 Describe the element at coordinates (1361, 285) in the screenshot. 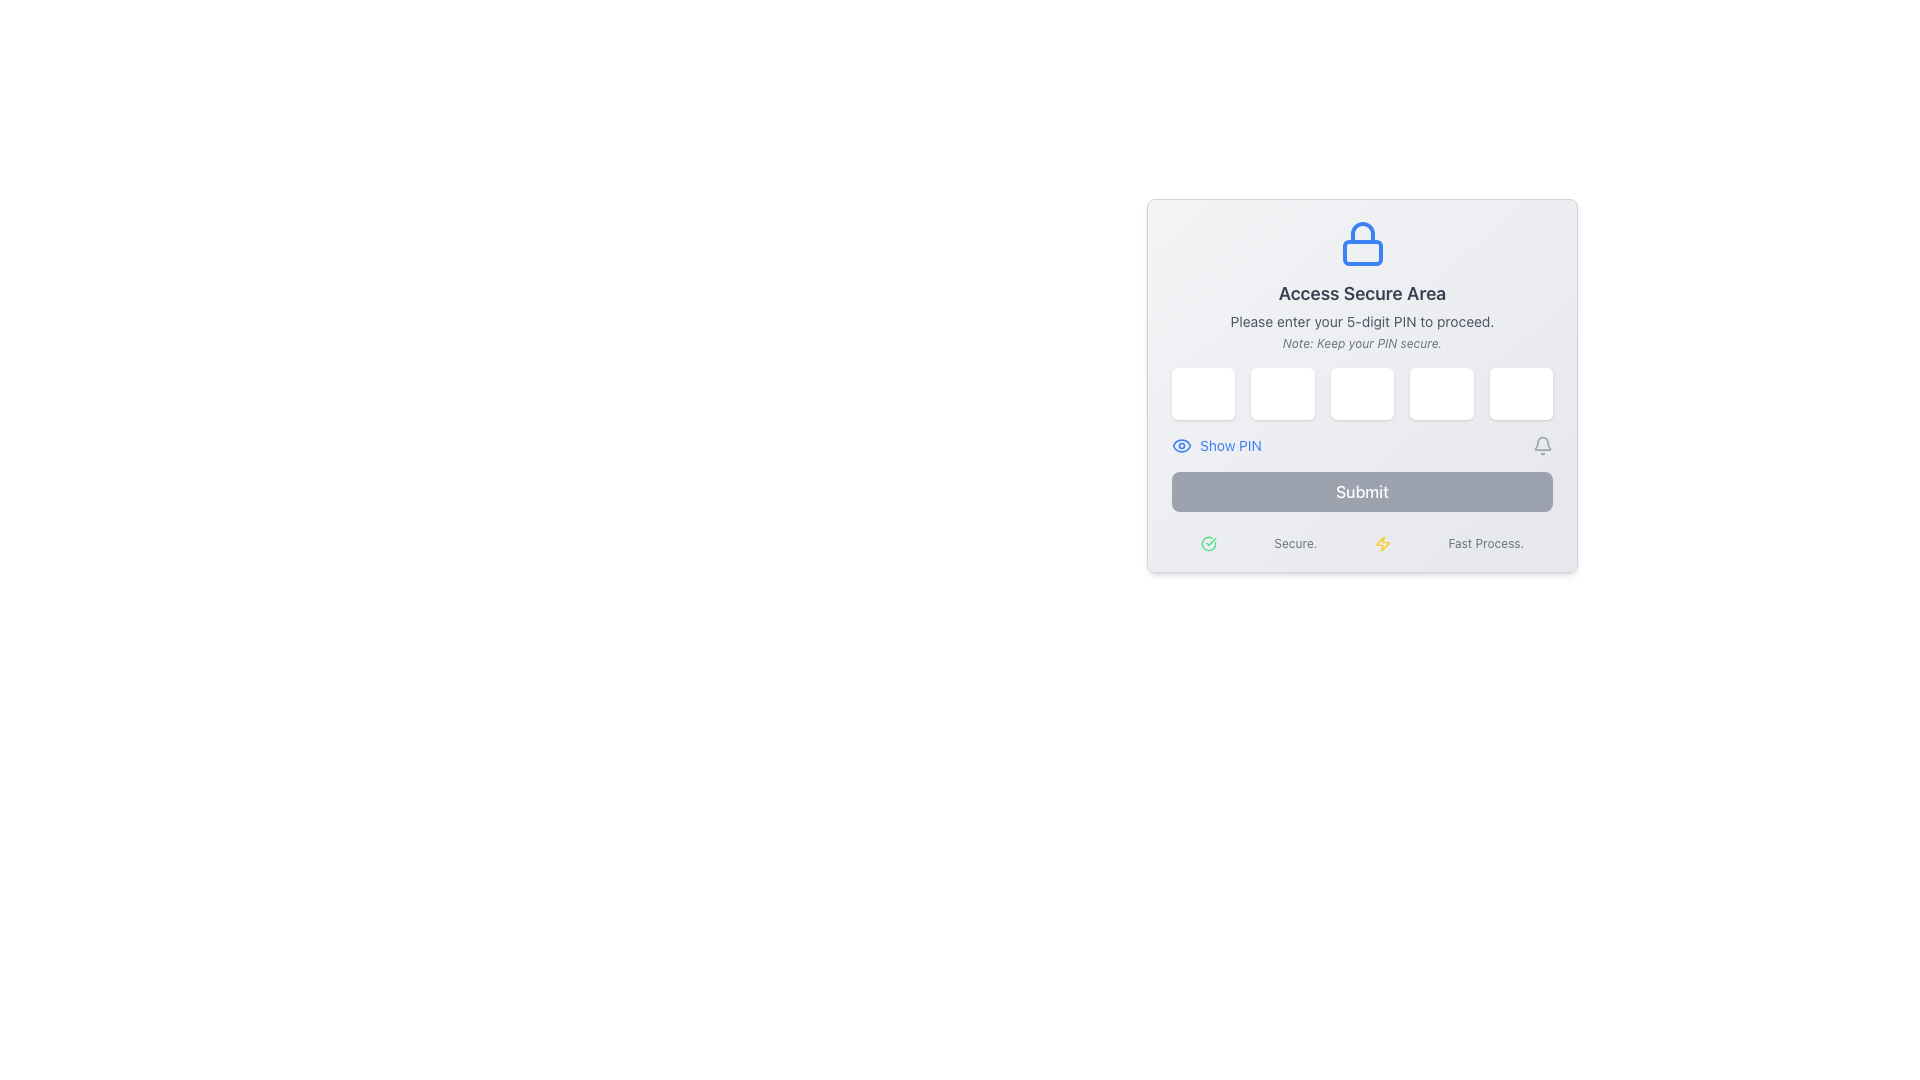

I see `informational text block that provides instructions for entering a 5-digit PIN, located below the lock icon and above the PIN input fields` at that location.